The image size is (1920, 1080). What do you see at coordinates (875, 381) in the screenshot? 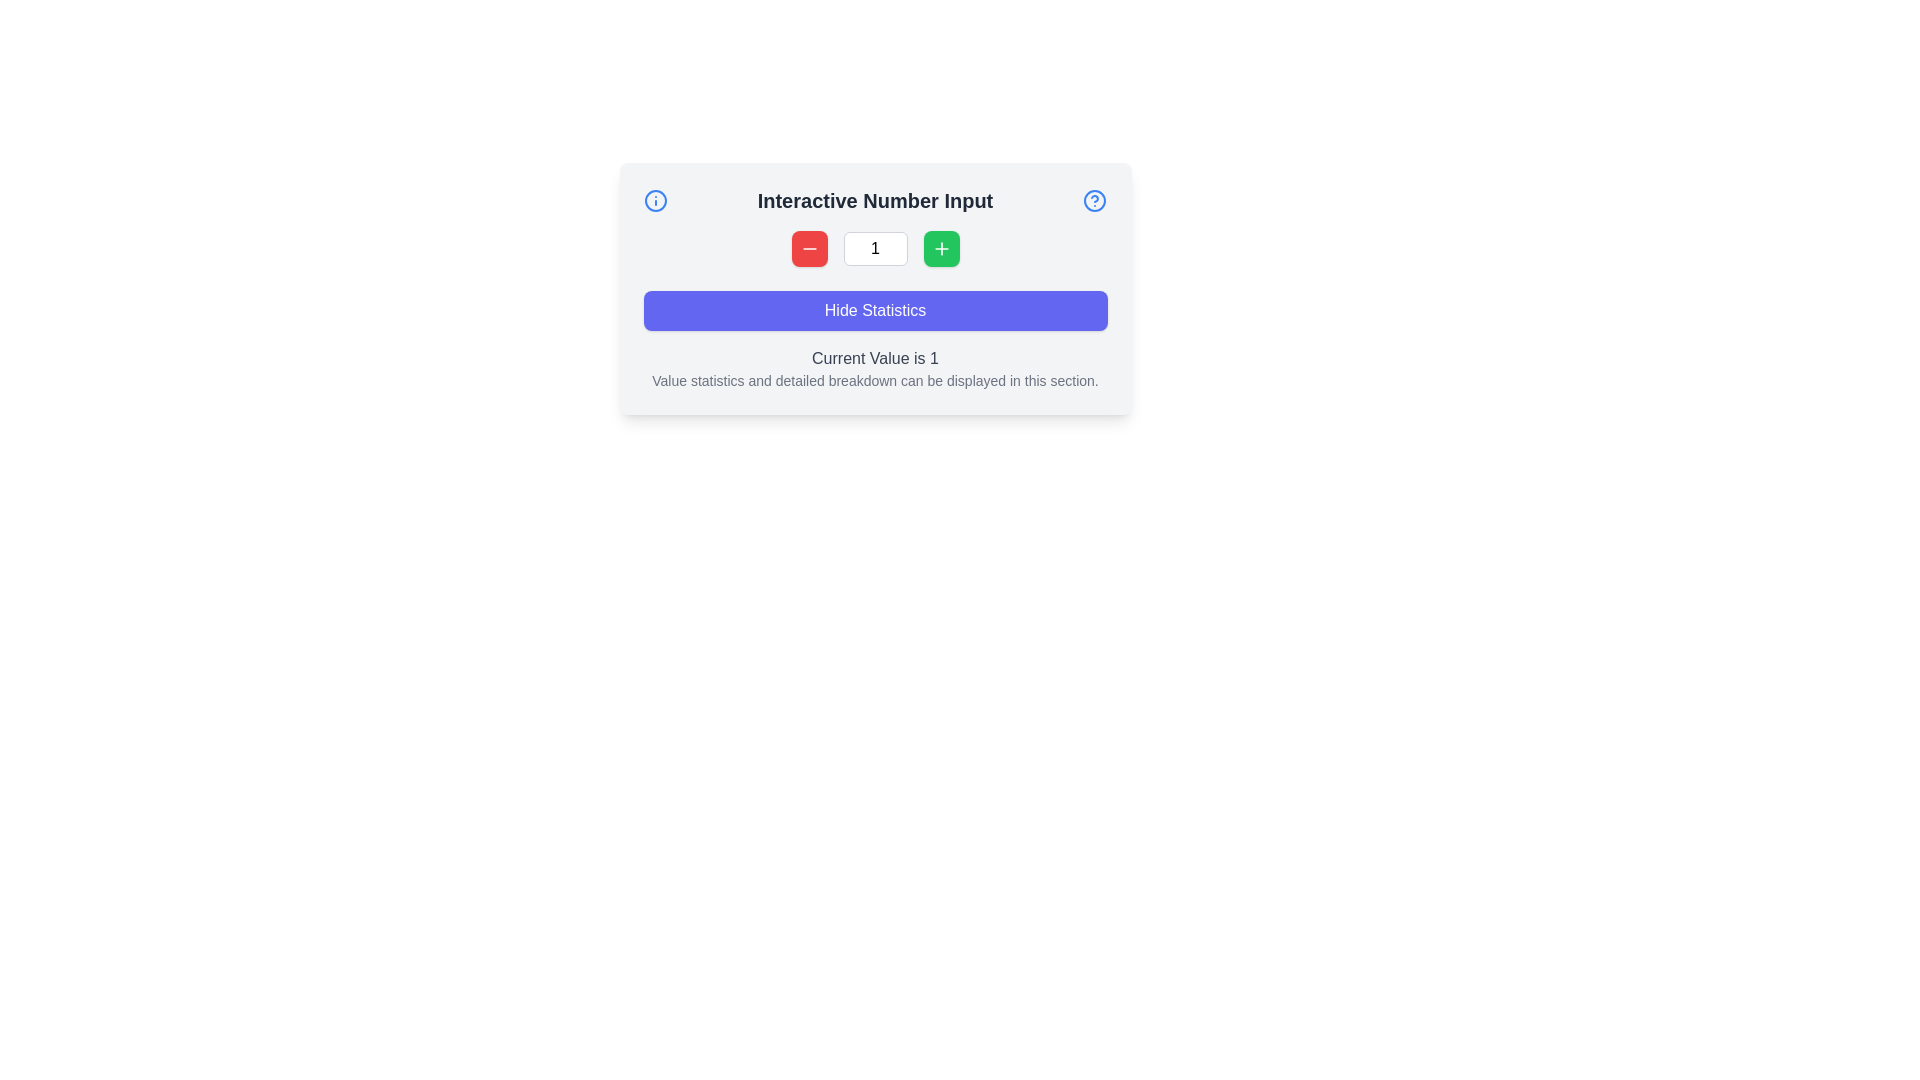
I see `the text paragraph styled in small gray font that reads 'Value statistics` at bounding box center [875, 381].